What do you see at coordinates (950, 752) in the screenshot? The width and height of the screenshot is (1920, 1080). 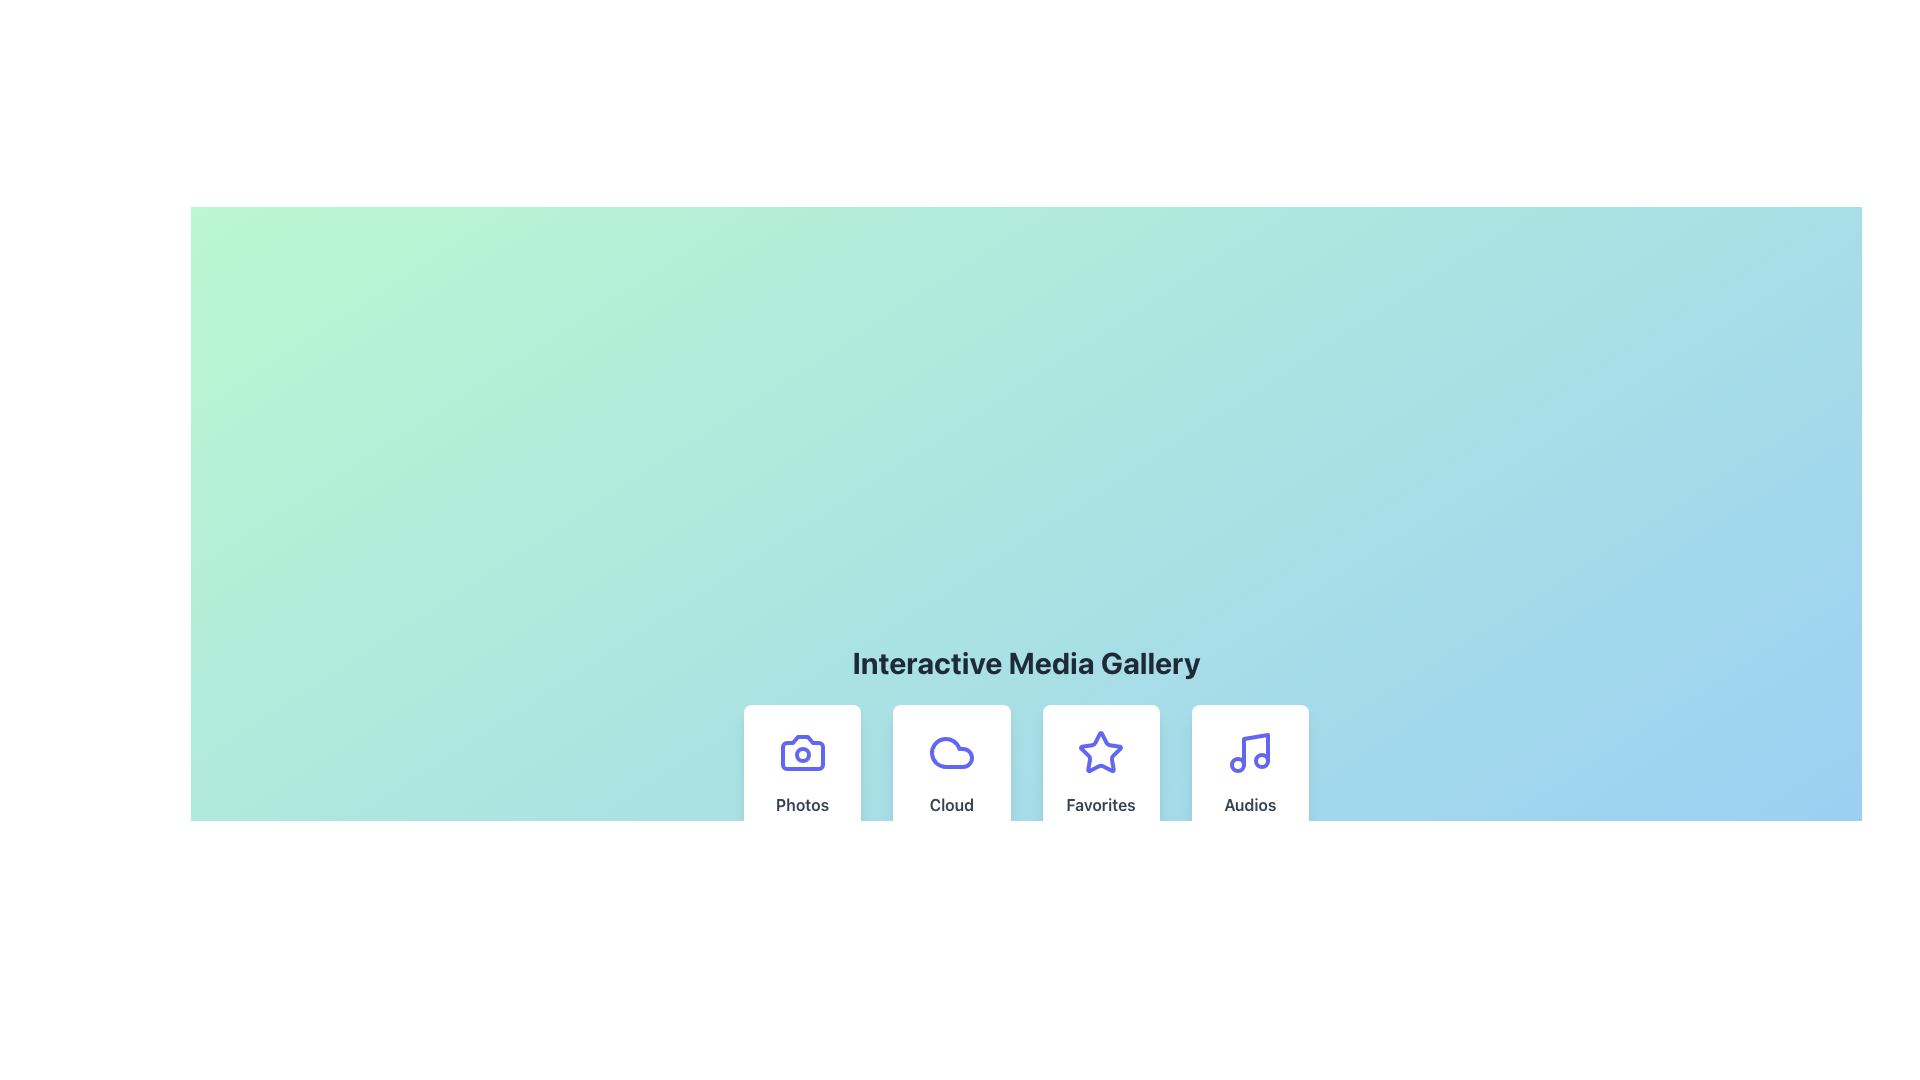 I see `the stylized blue cloud-shaped icon centered above the label 'Cloud' in the 'Interactive Media Gallery' section` at bounding box center [950, 752].